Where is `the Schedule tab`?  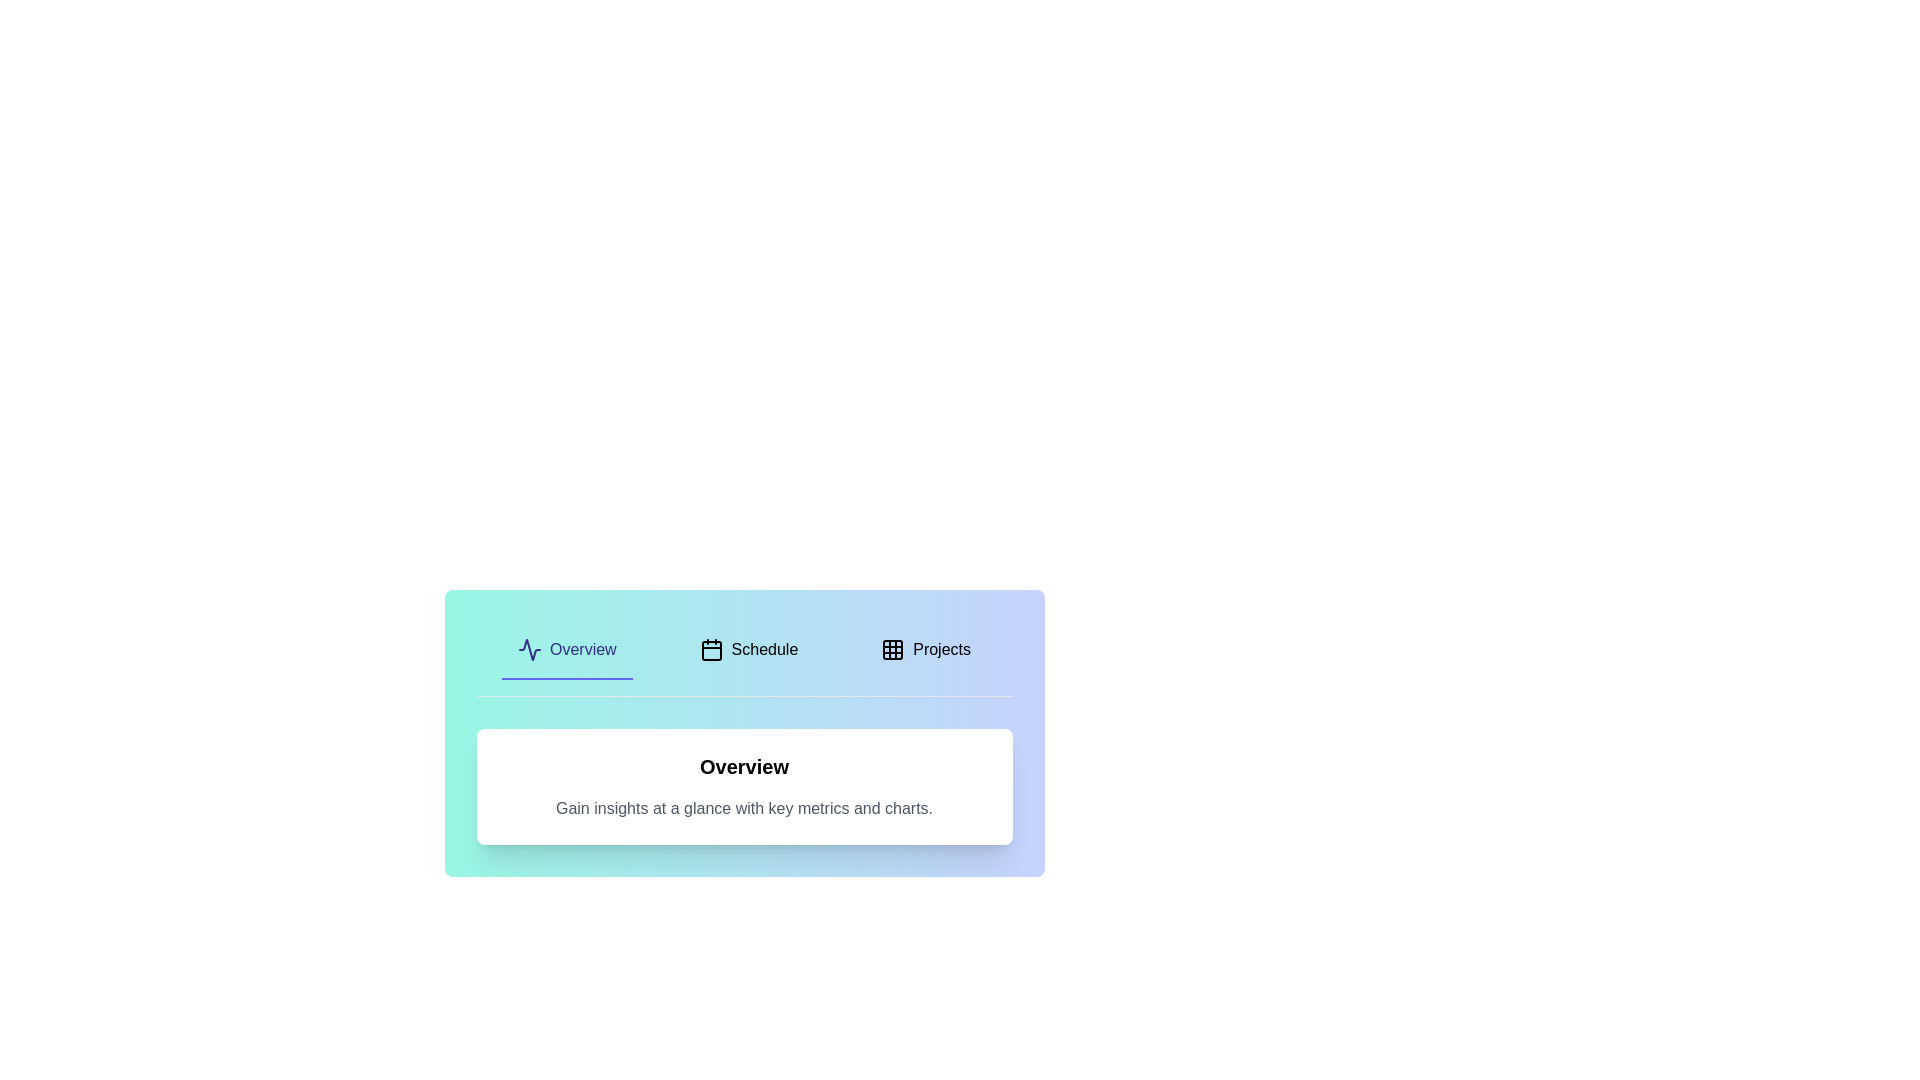
the Schedule tab is located at coordinates (747, 651).